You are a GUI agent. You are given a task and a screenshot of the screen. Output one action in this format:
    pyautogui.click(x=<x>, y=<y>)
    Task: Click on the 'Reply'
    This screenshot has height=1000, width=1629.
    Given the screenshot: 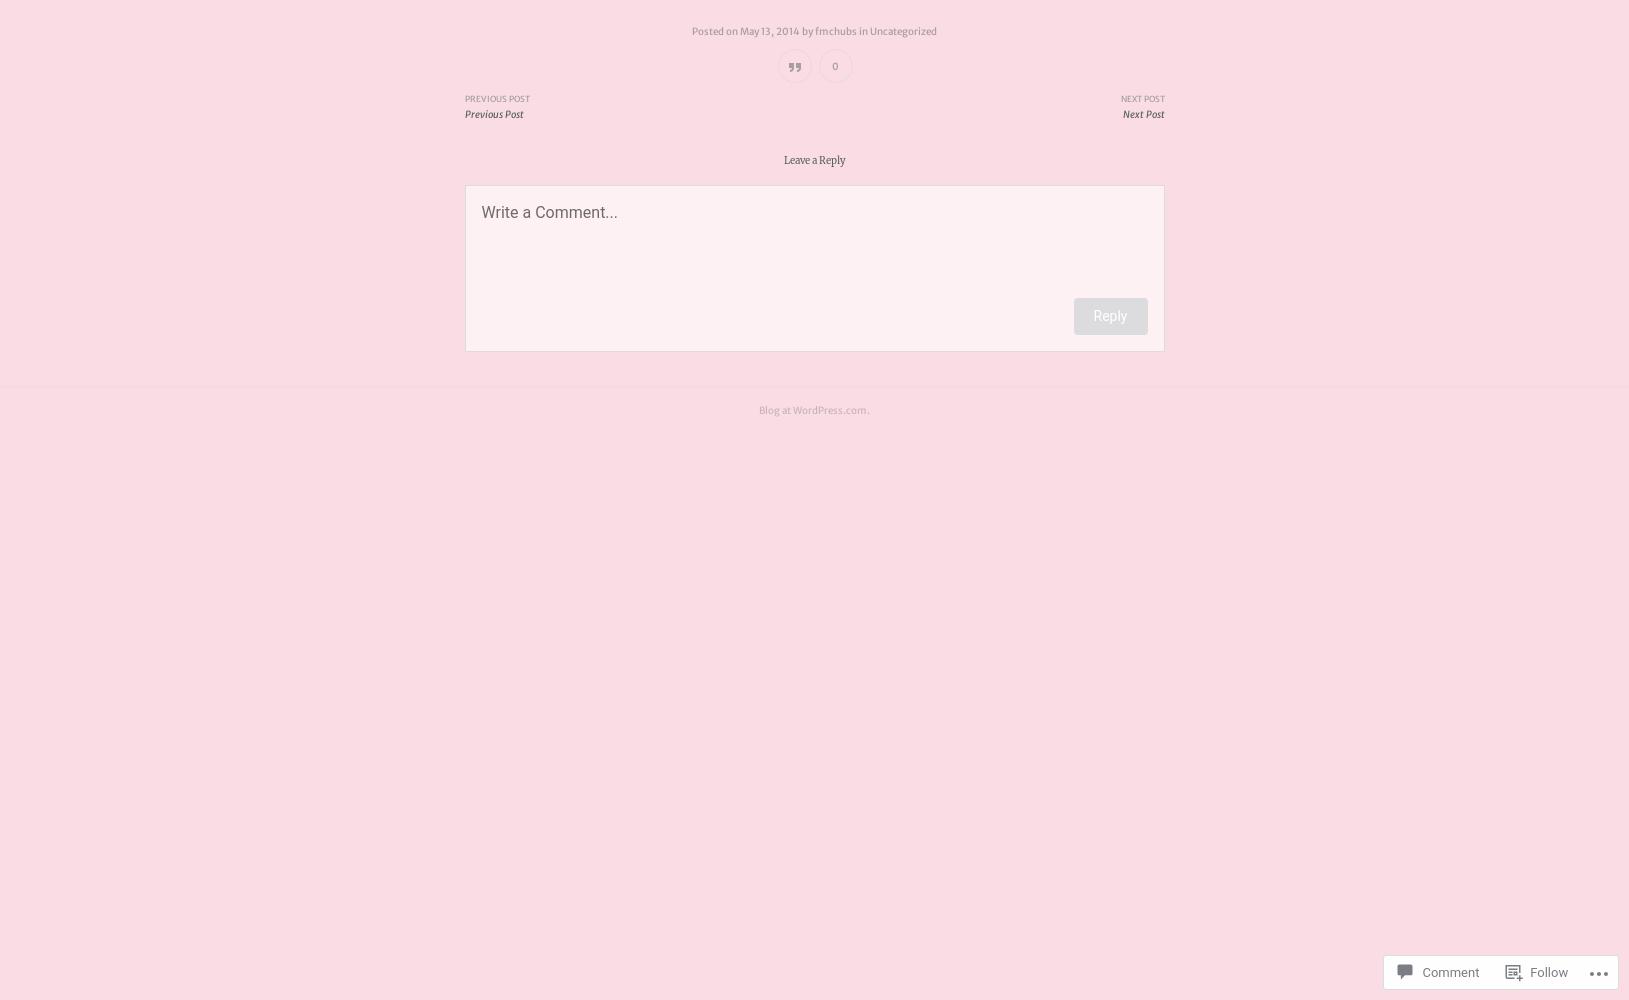 What is the action you would take?
    pyautogui.click(x=1109, y=314)
    